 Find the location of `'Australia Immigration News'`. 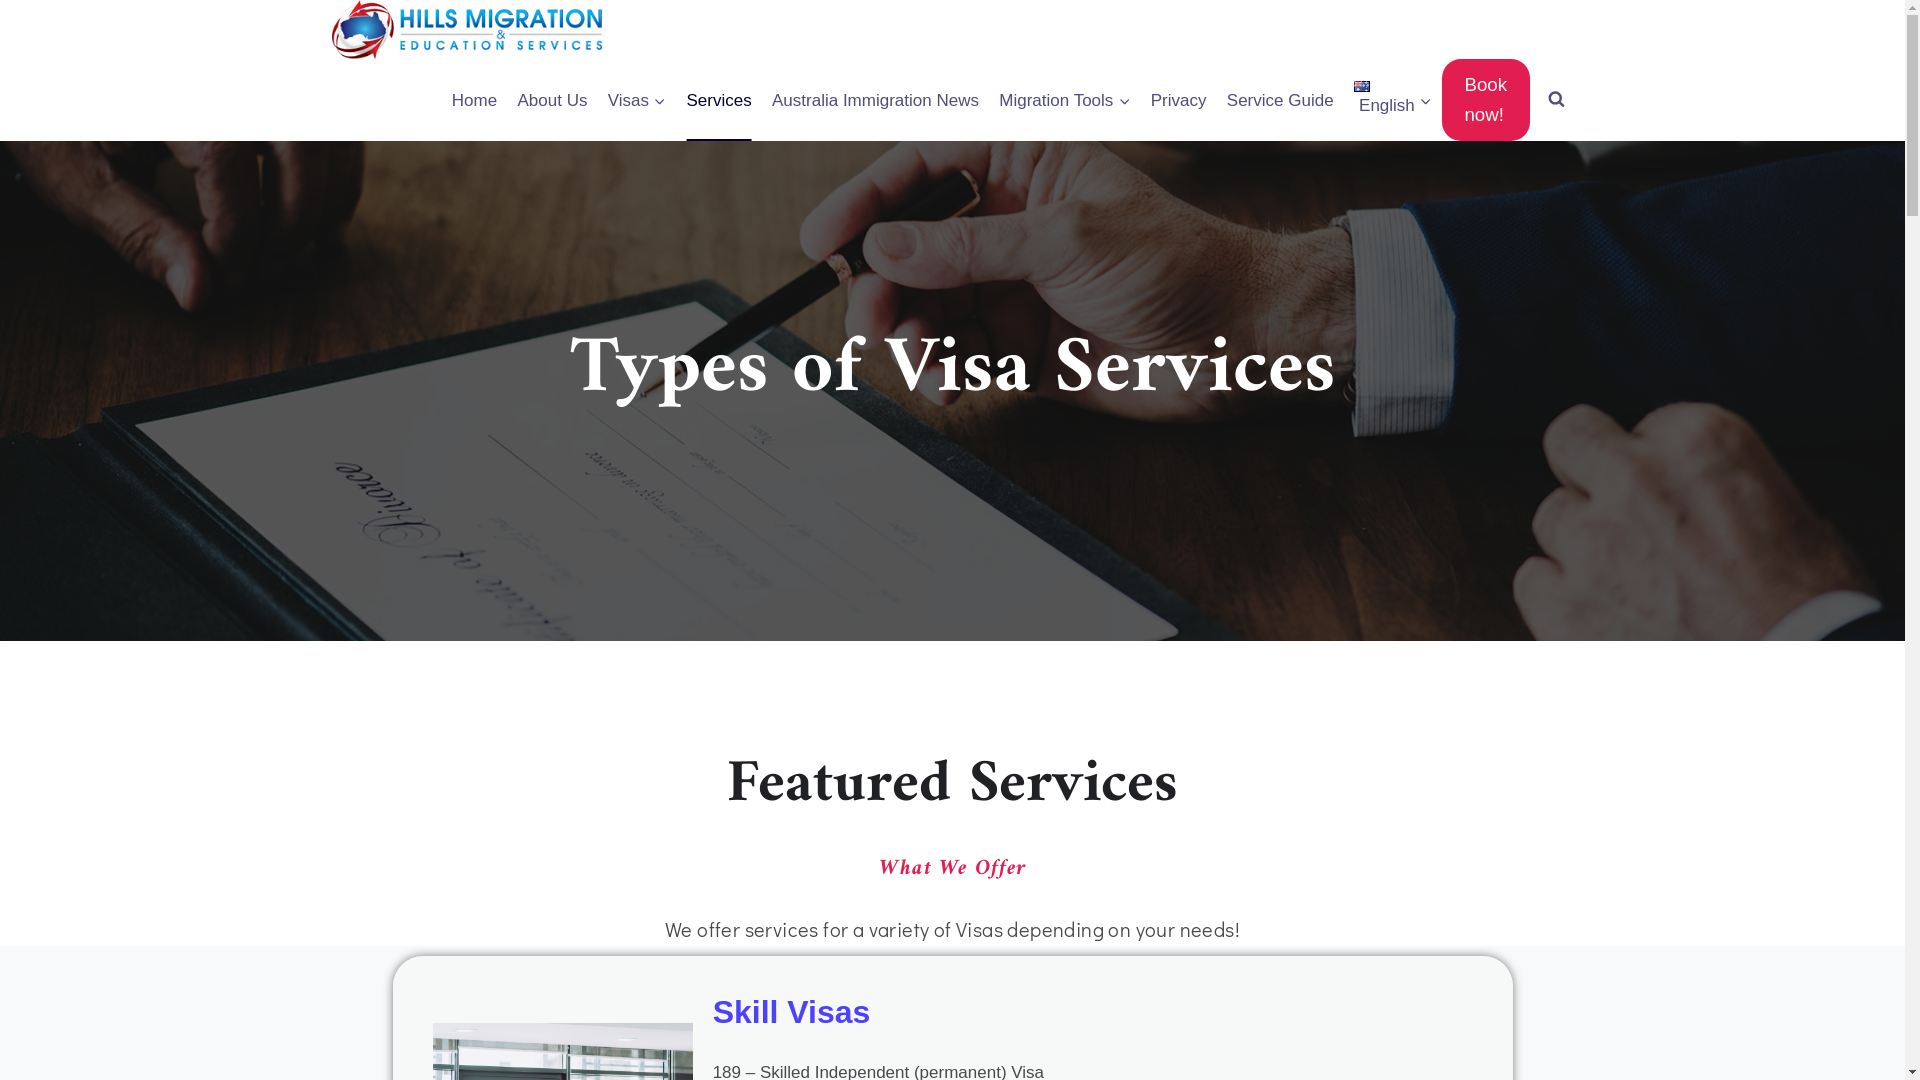

'Australia Immigration News' is located at coordinates (875, 100).